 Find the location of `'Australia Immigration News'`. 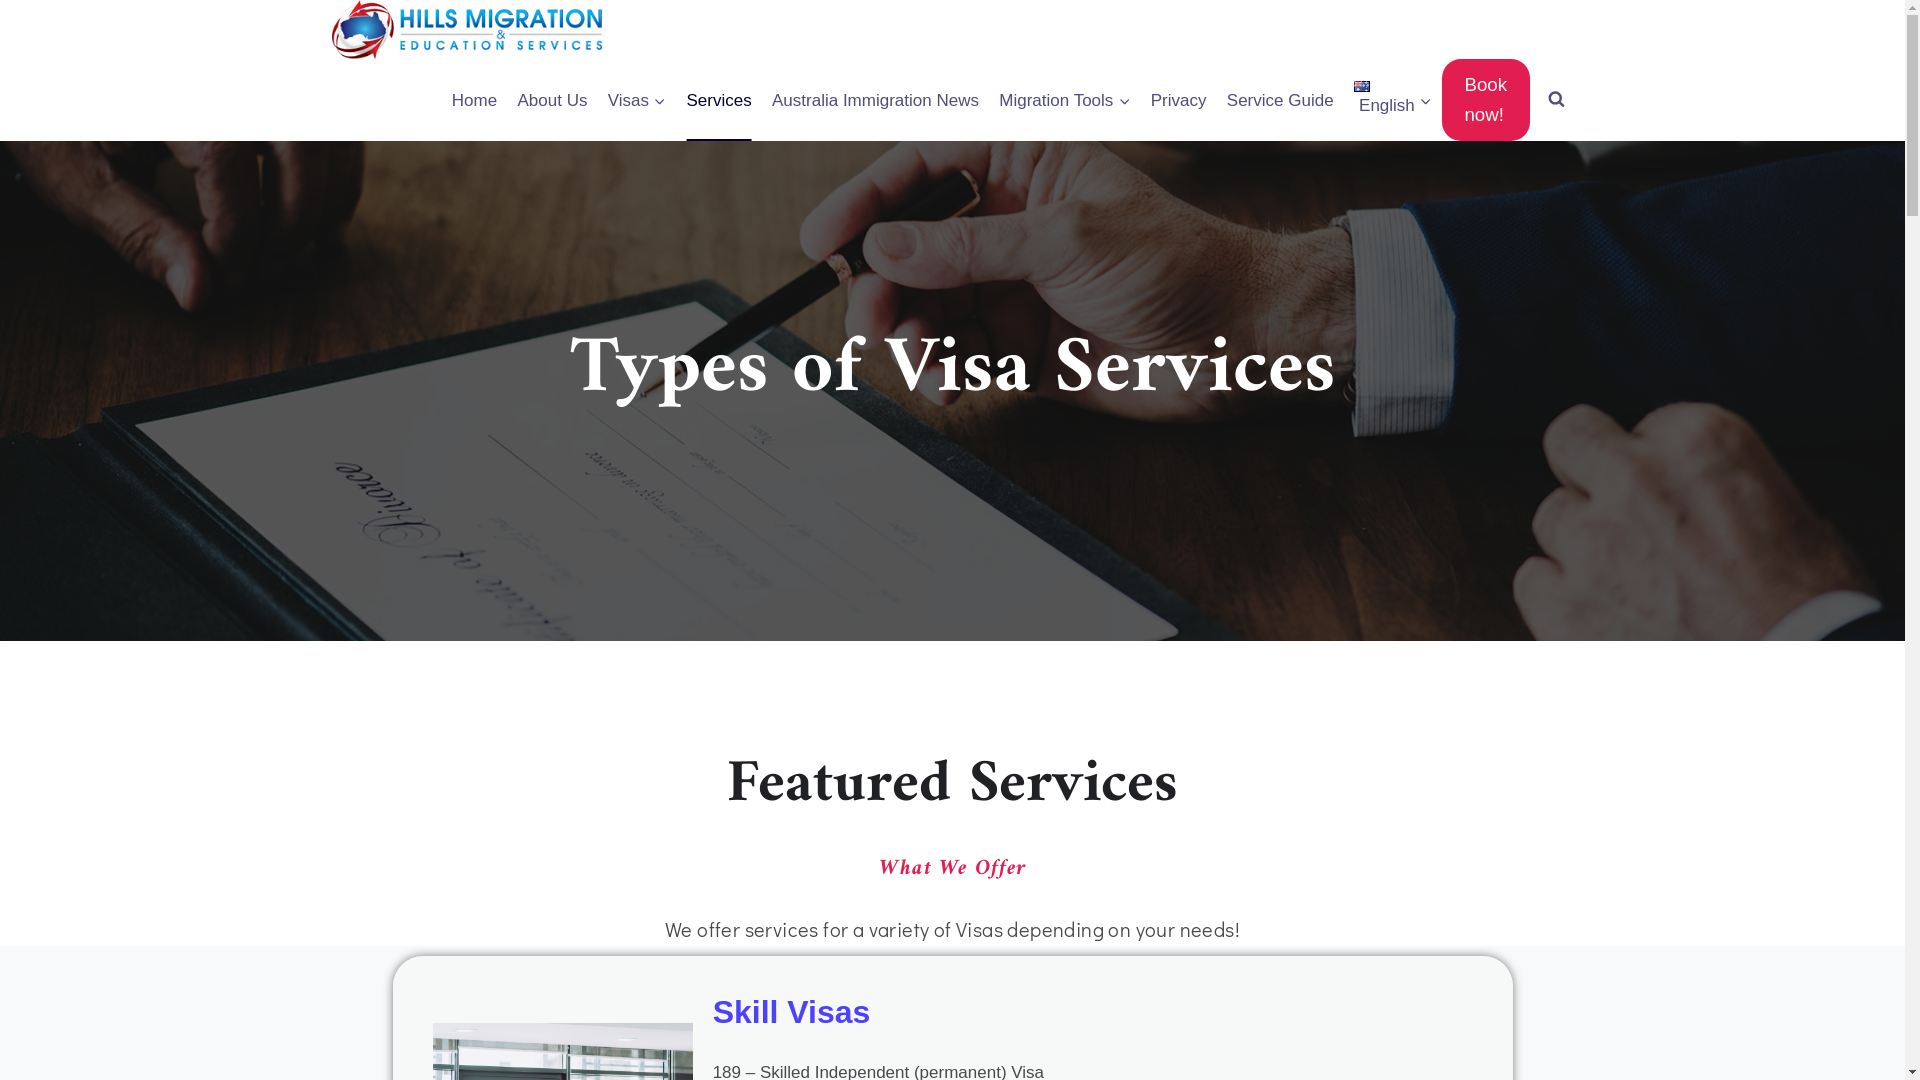

'Australia Immigration News' is located at coordinates (875, 100).